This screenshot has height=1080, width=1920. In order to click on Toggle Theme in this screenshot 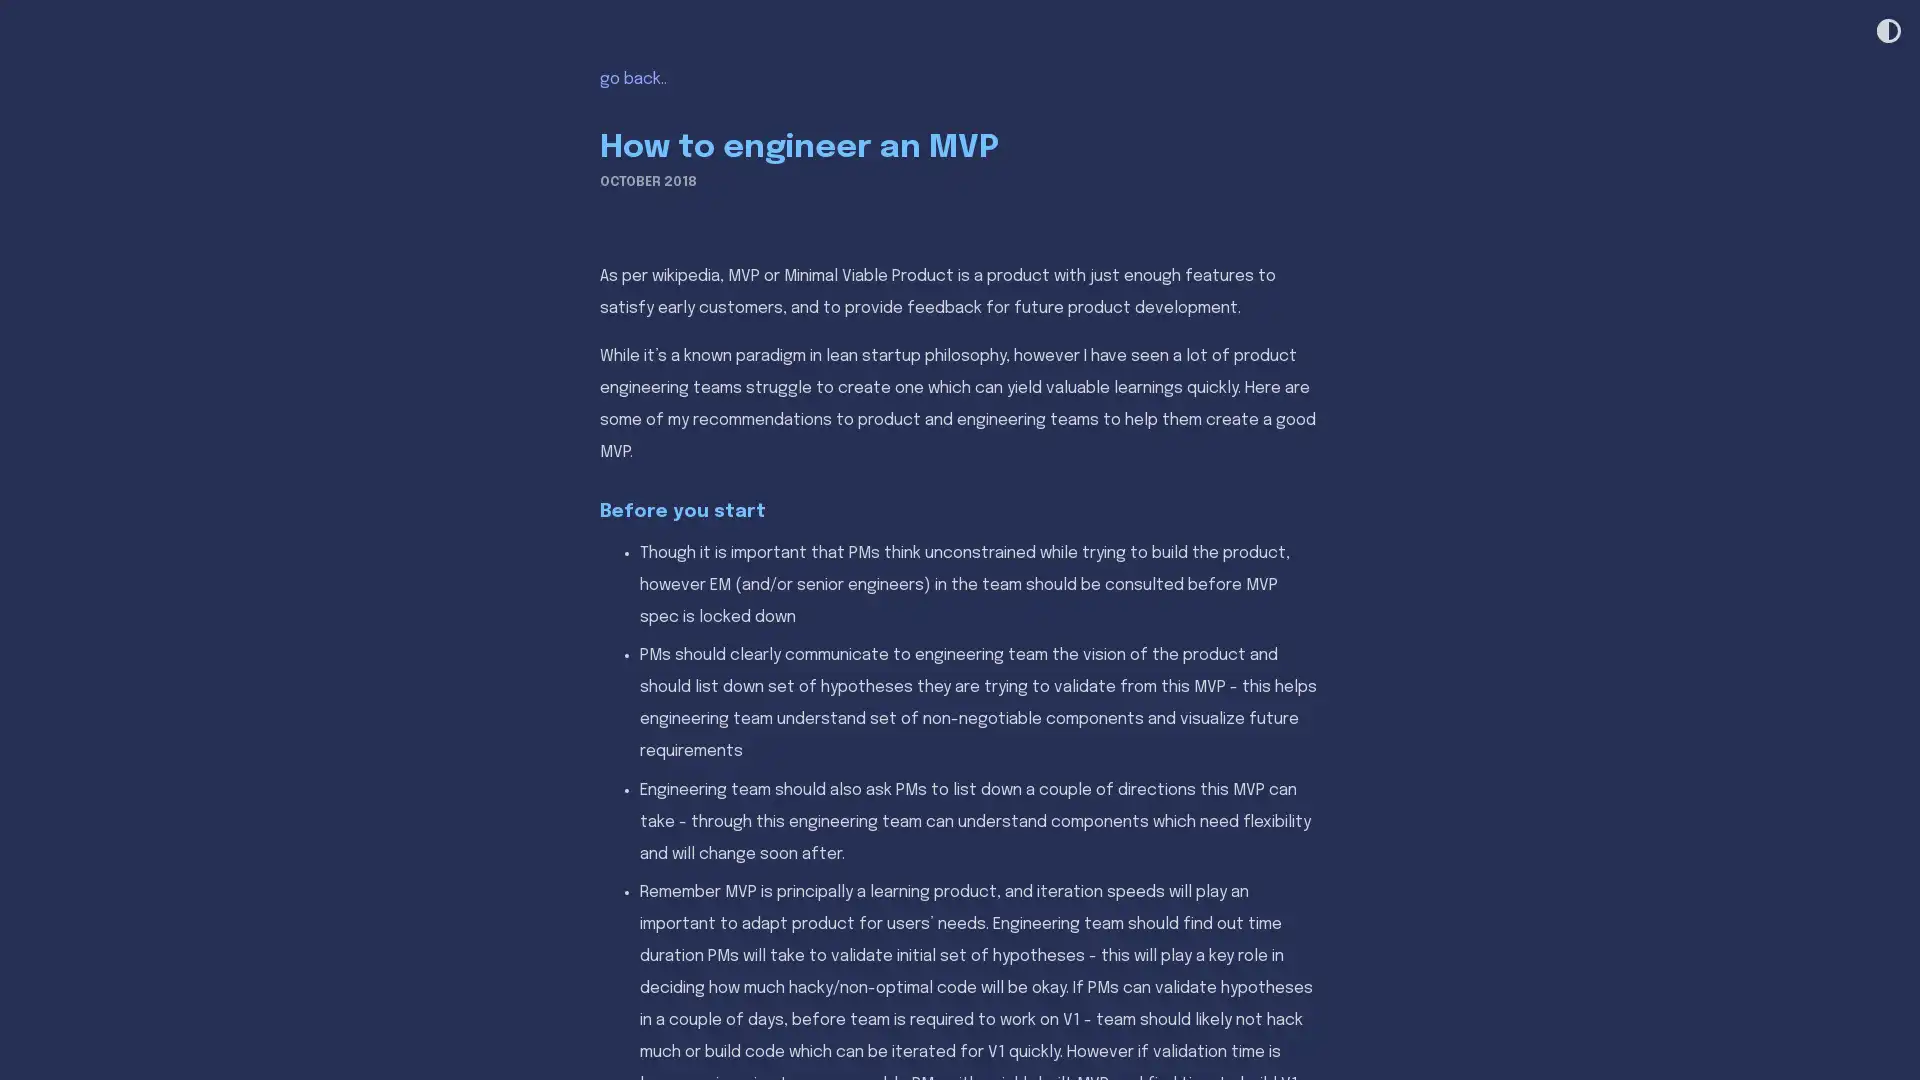, I will do `click(1886, 32)`.